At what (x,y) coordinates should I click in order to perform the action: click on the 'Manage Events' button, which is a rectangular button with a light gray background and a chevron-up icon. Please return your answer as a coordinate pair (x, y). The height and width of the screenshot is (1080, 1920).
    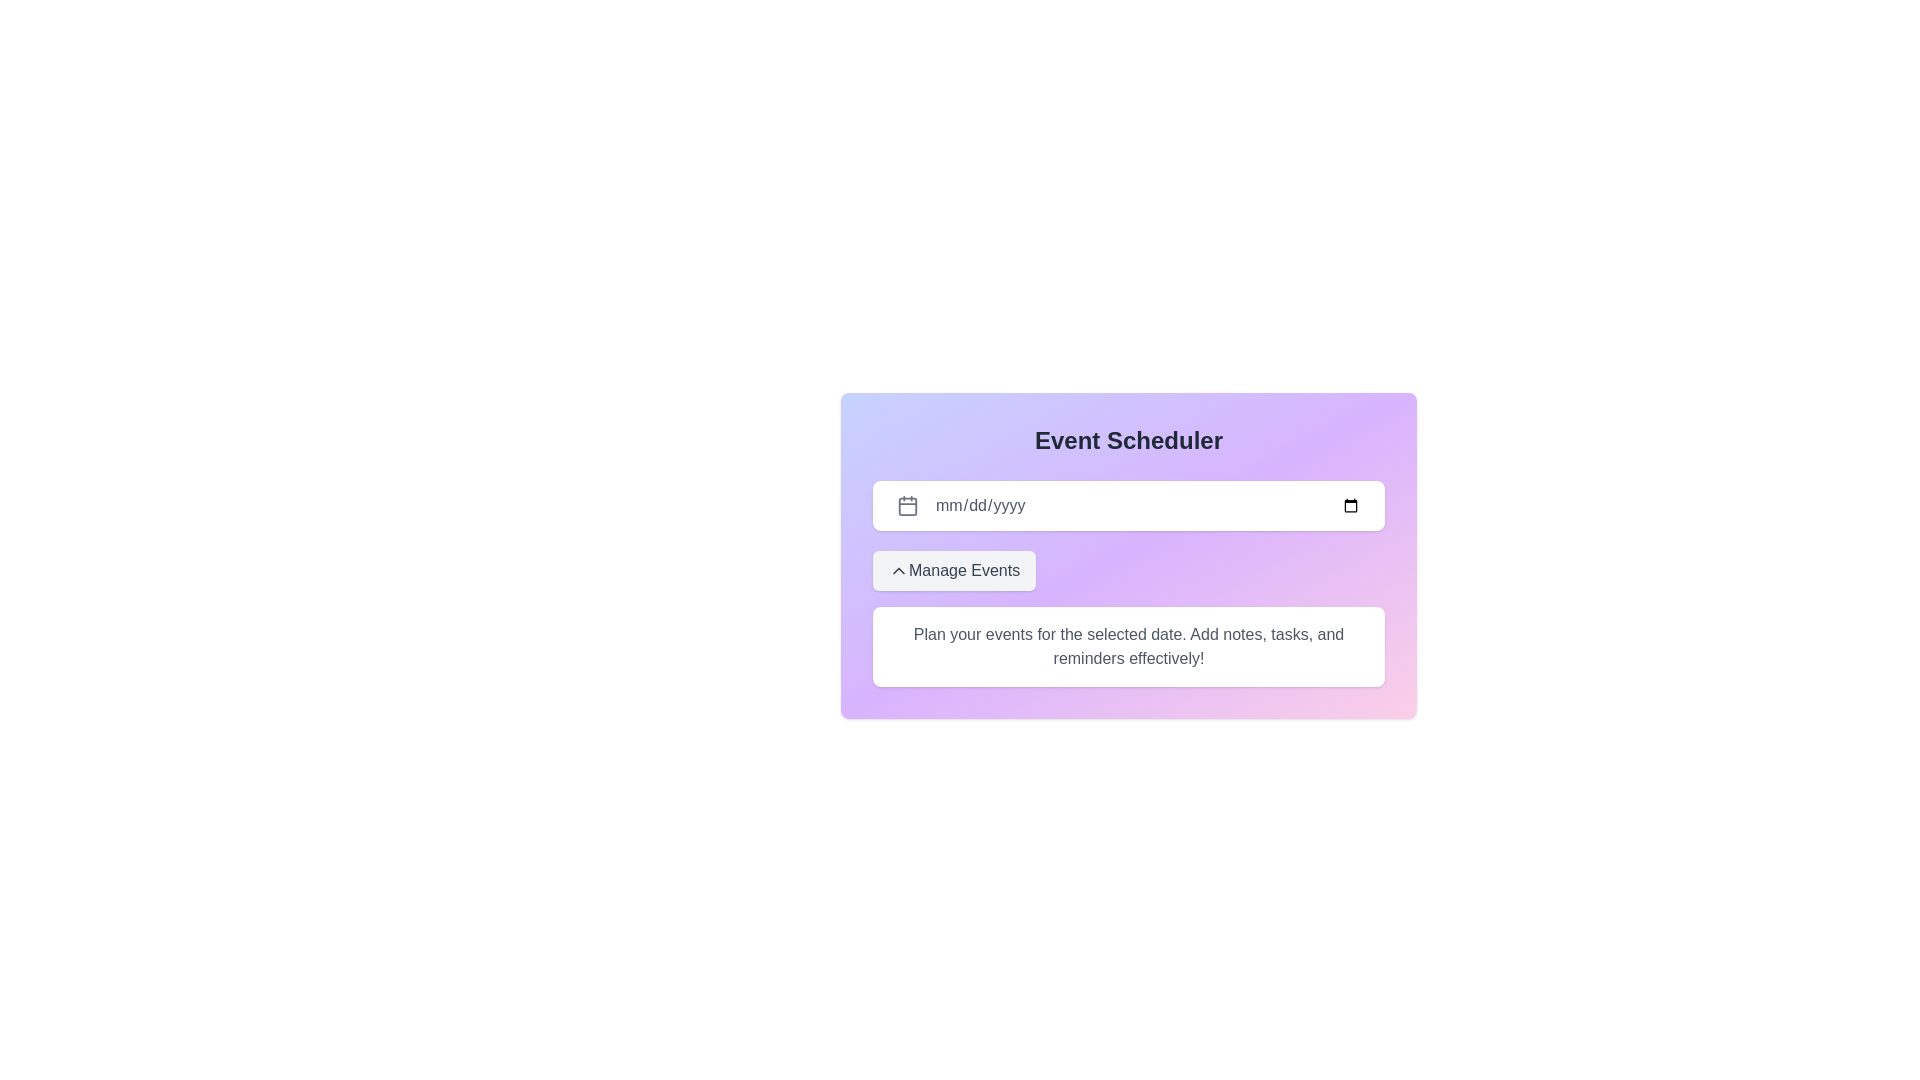
    Looking at the image, I should click on (953, 570).